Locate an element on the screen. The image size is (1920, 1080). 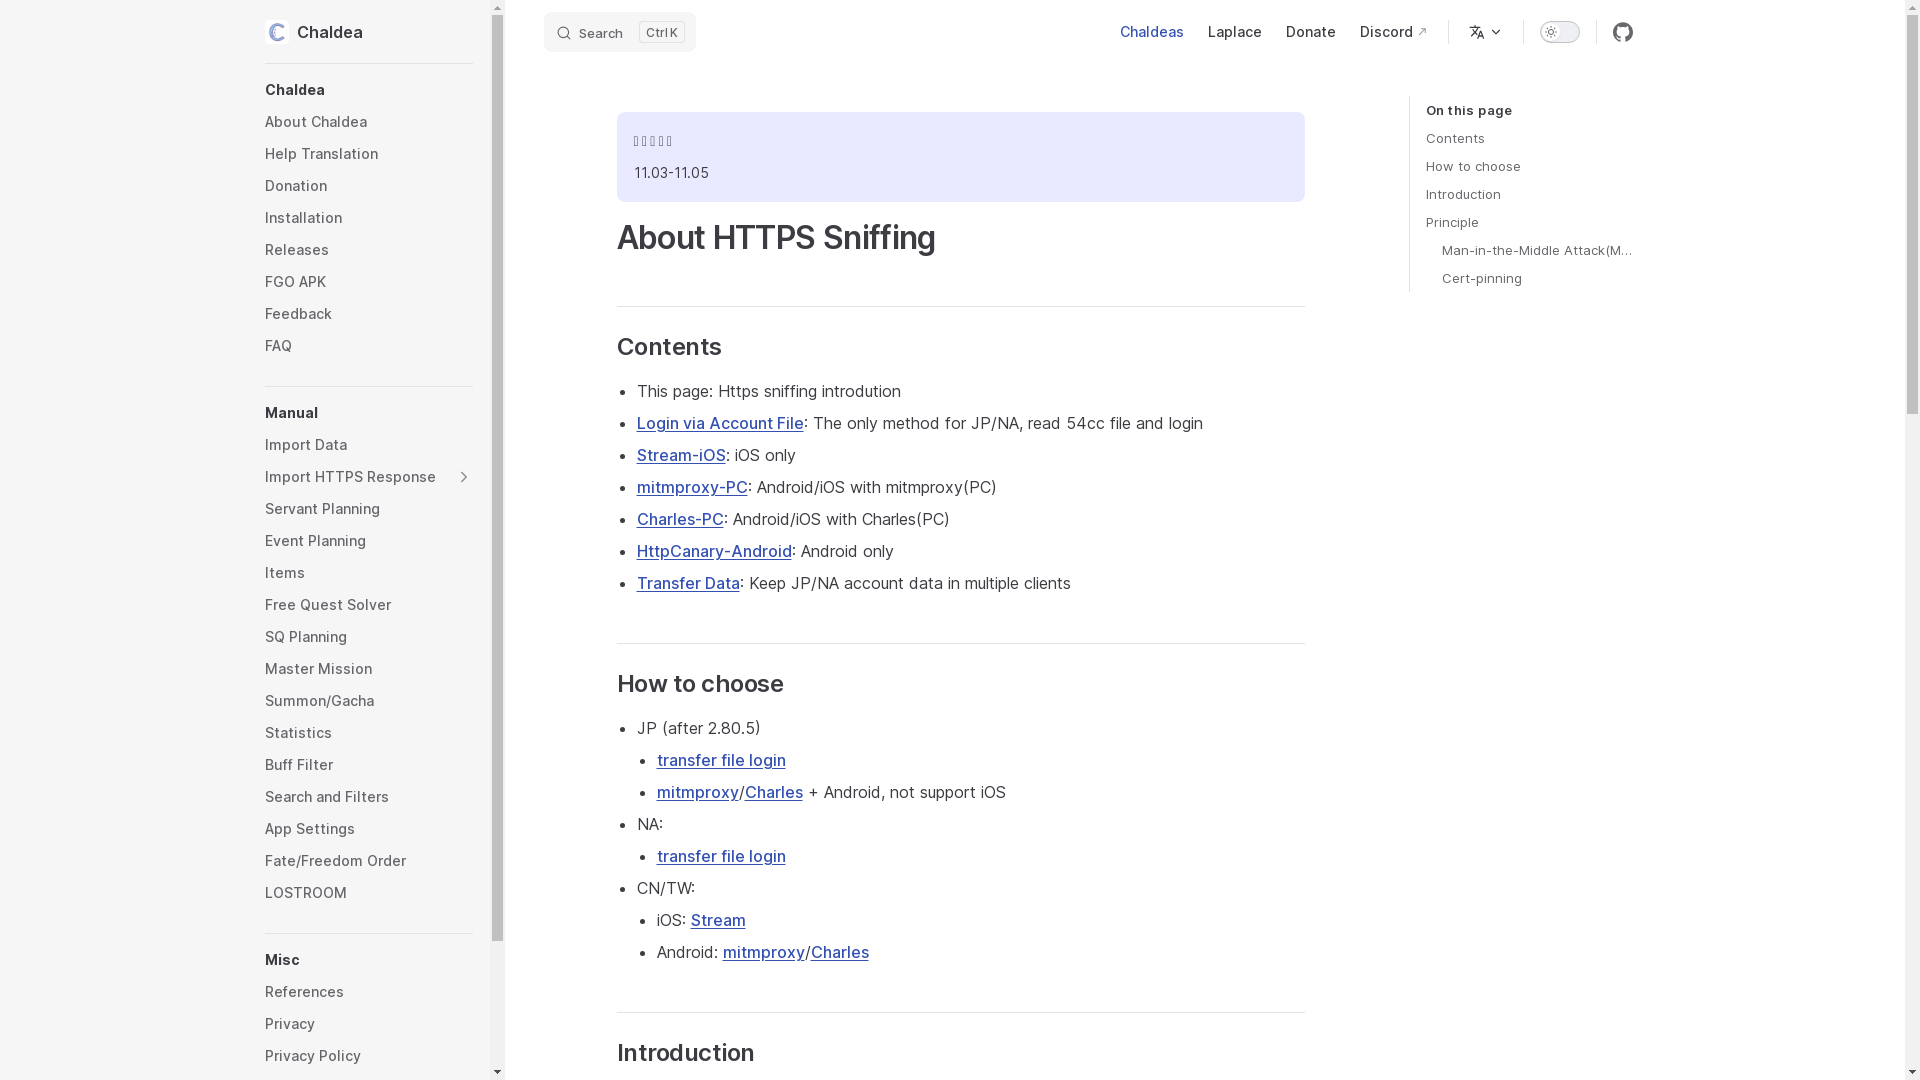
'Statistics' is located at coordinates (368, 732).